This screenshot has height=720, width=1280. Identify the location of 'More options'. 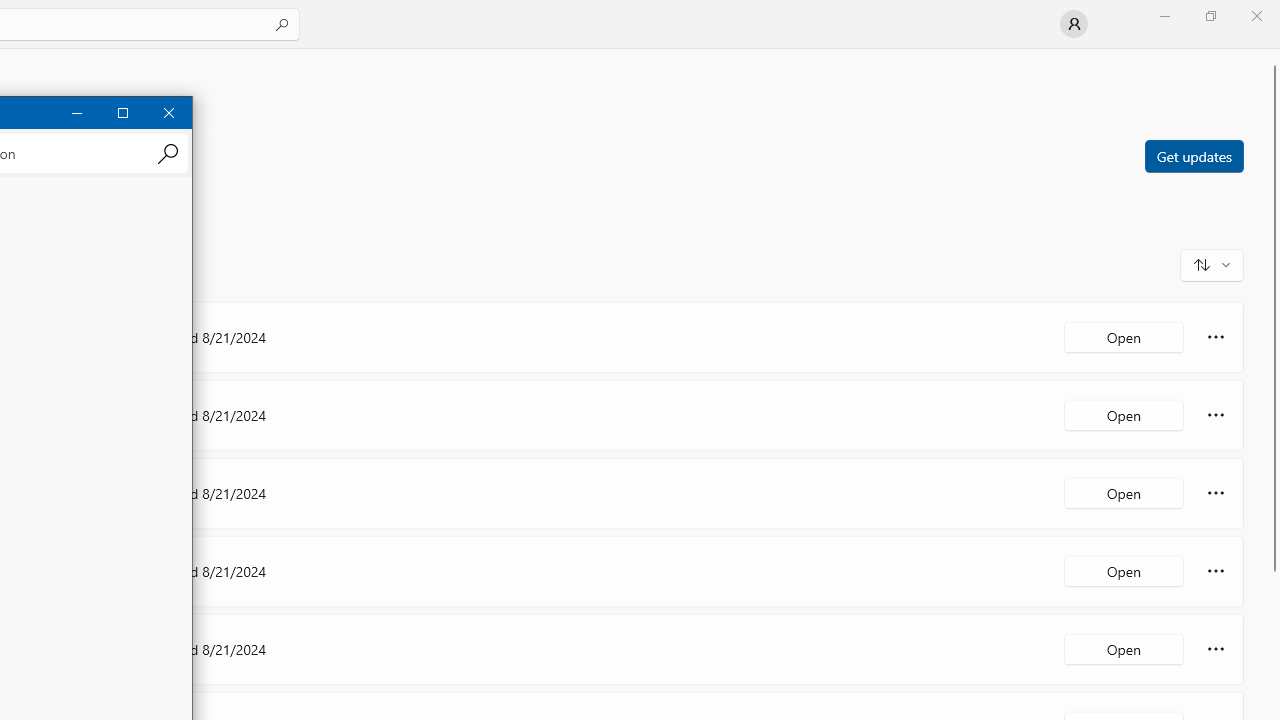
(1215, 649).